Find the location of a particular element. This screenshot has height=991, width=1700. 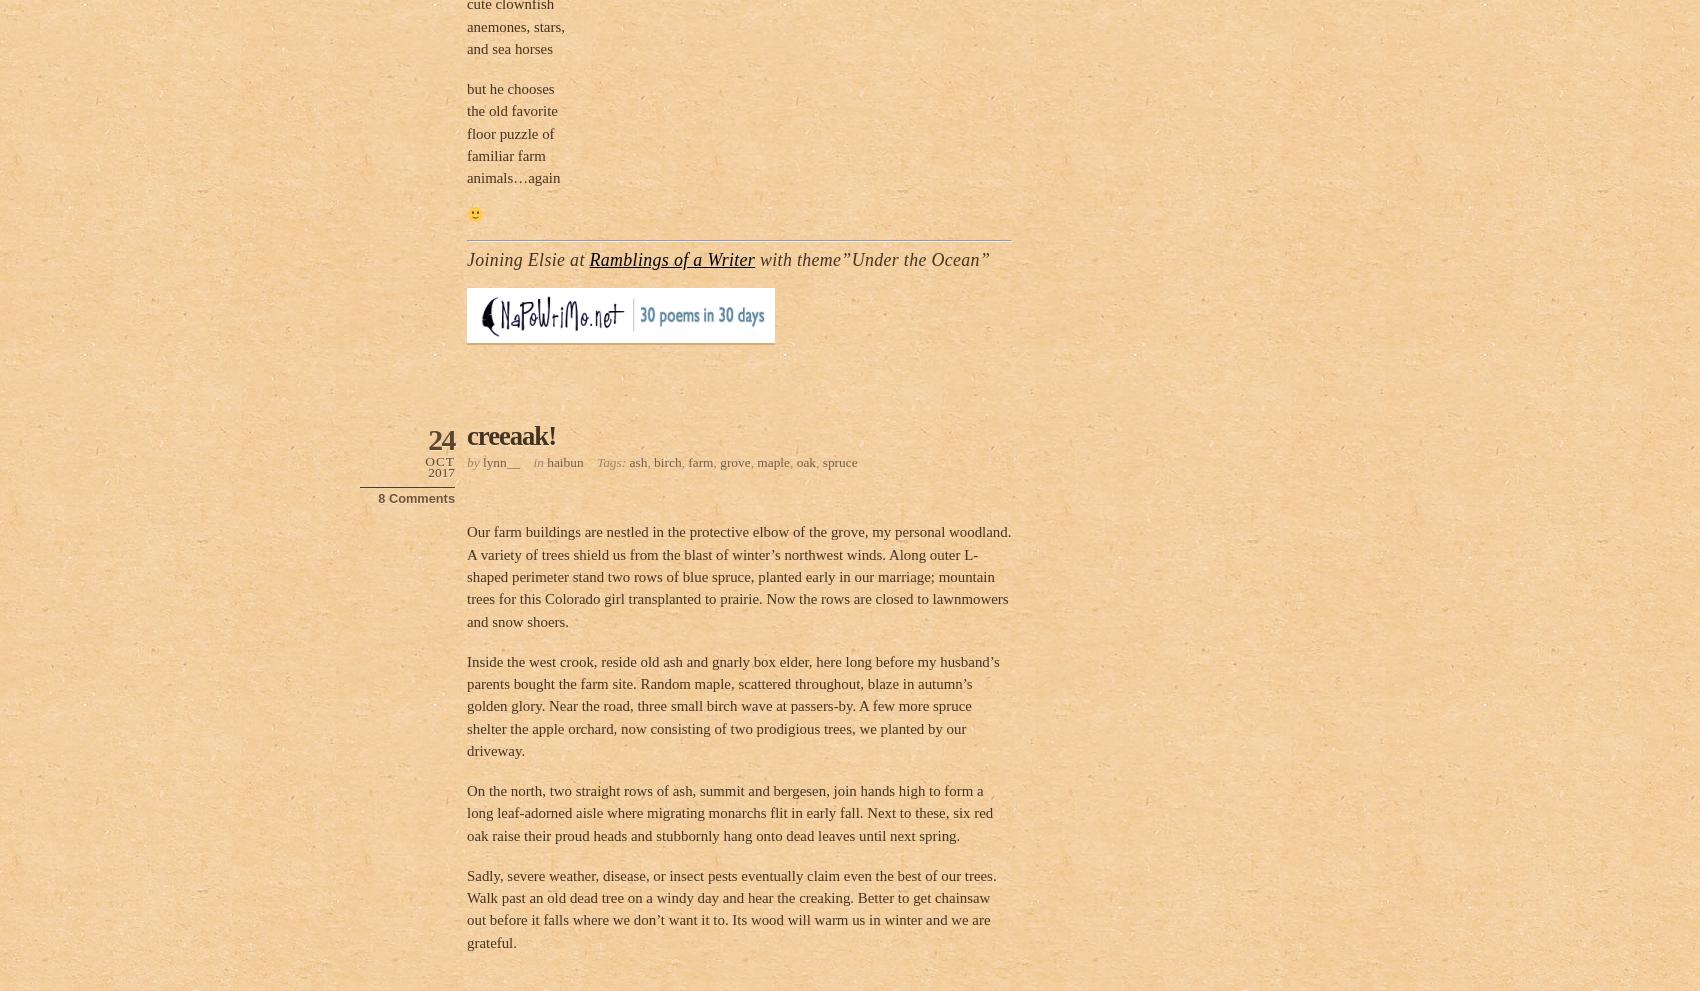

'Oct' is located at coordinates (439, 460).